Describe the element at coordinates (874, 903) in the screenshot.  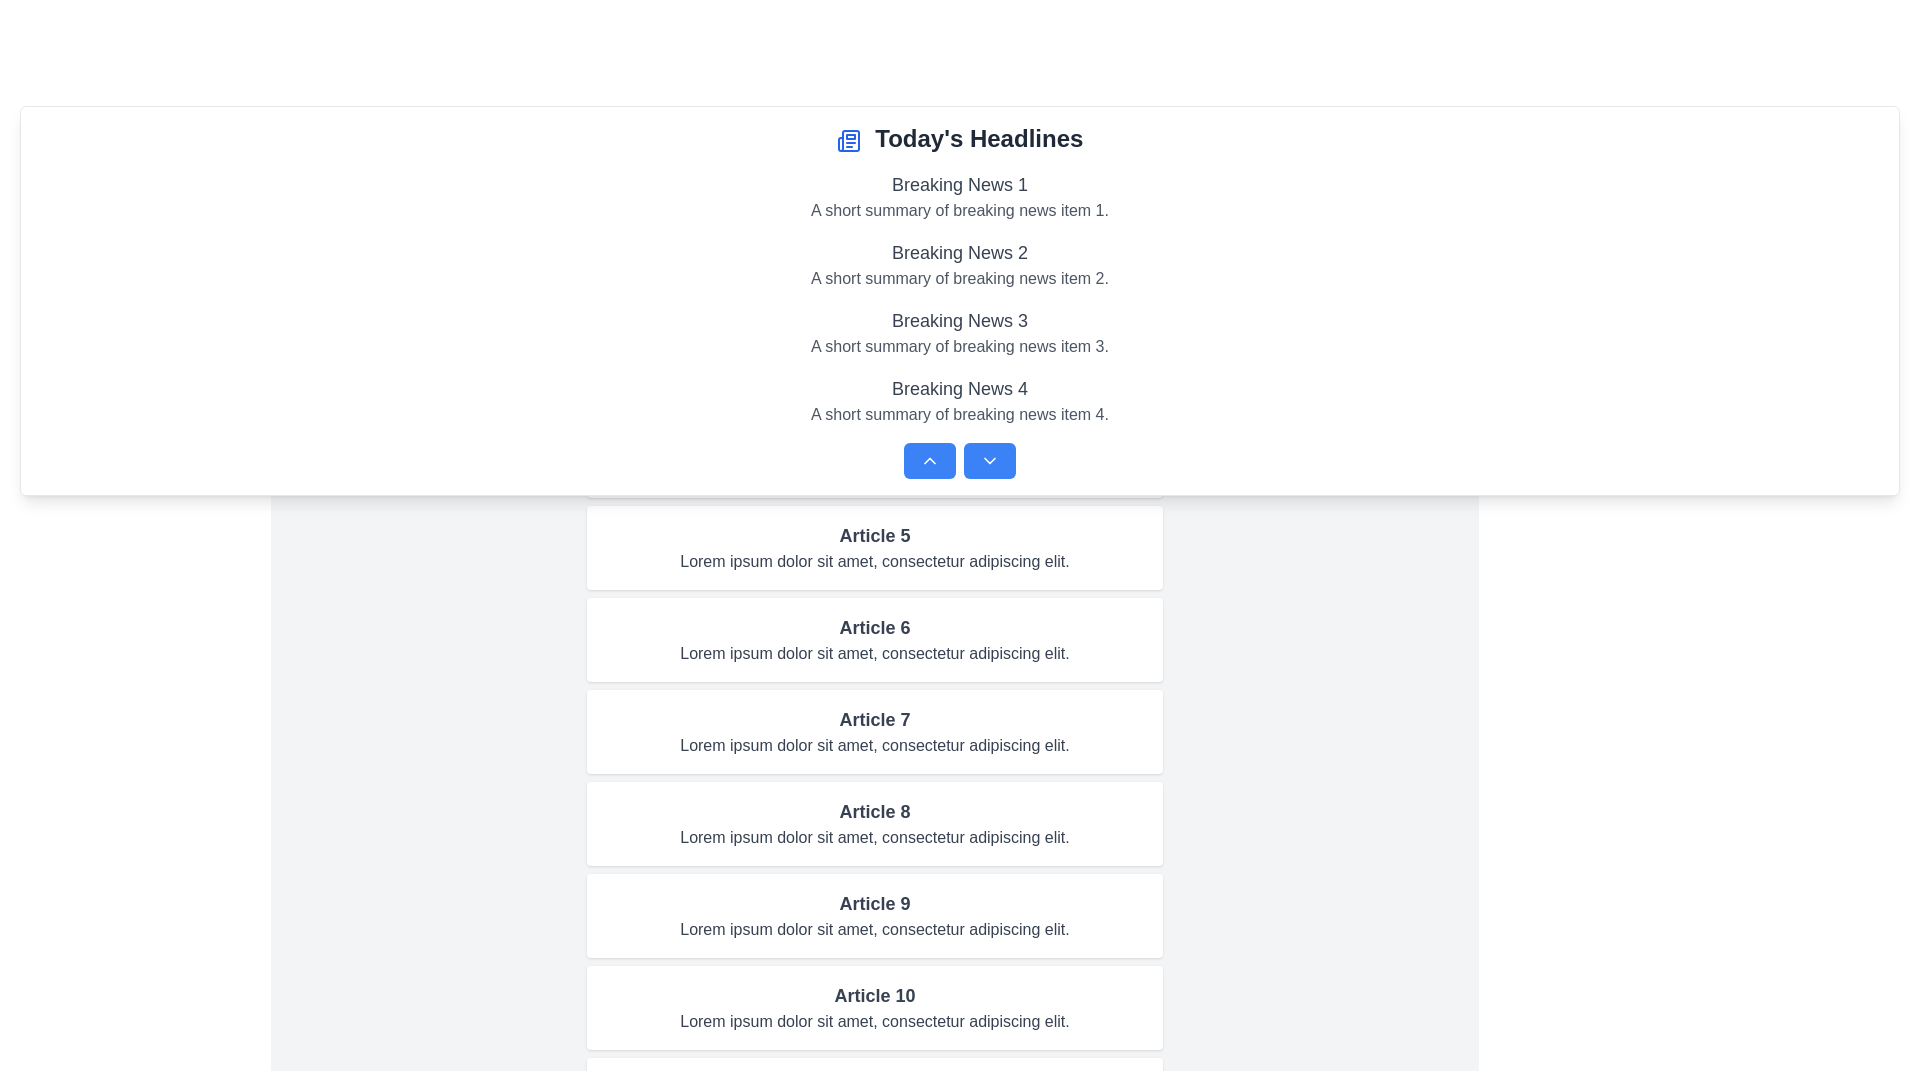
I see `the bold title labeled 'Article 9' which is styled with a large font size and dark color` at that location.